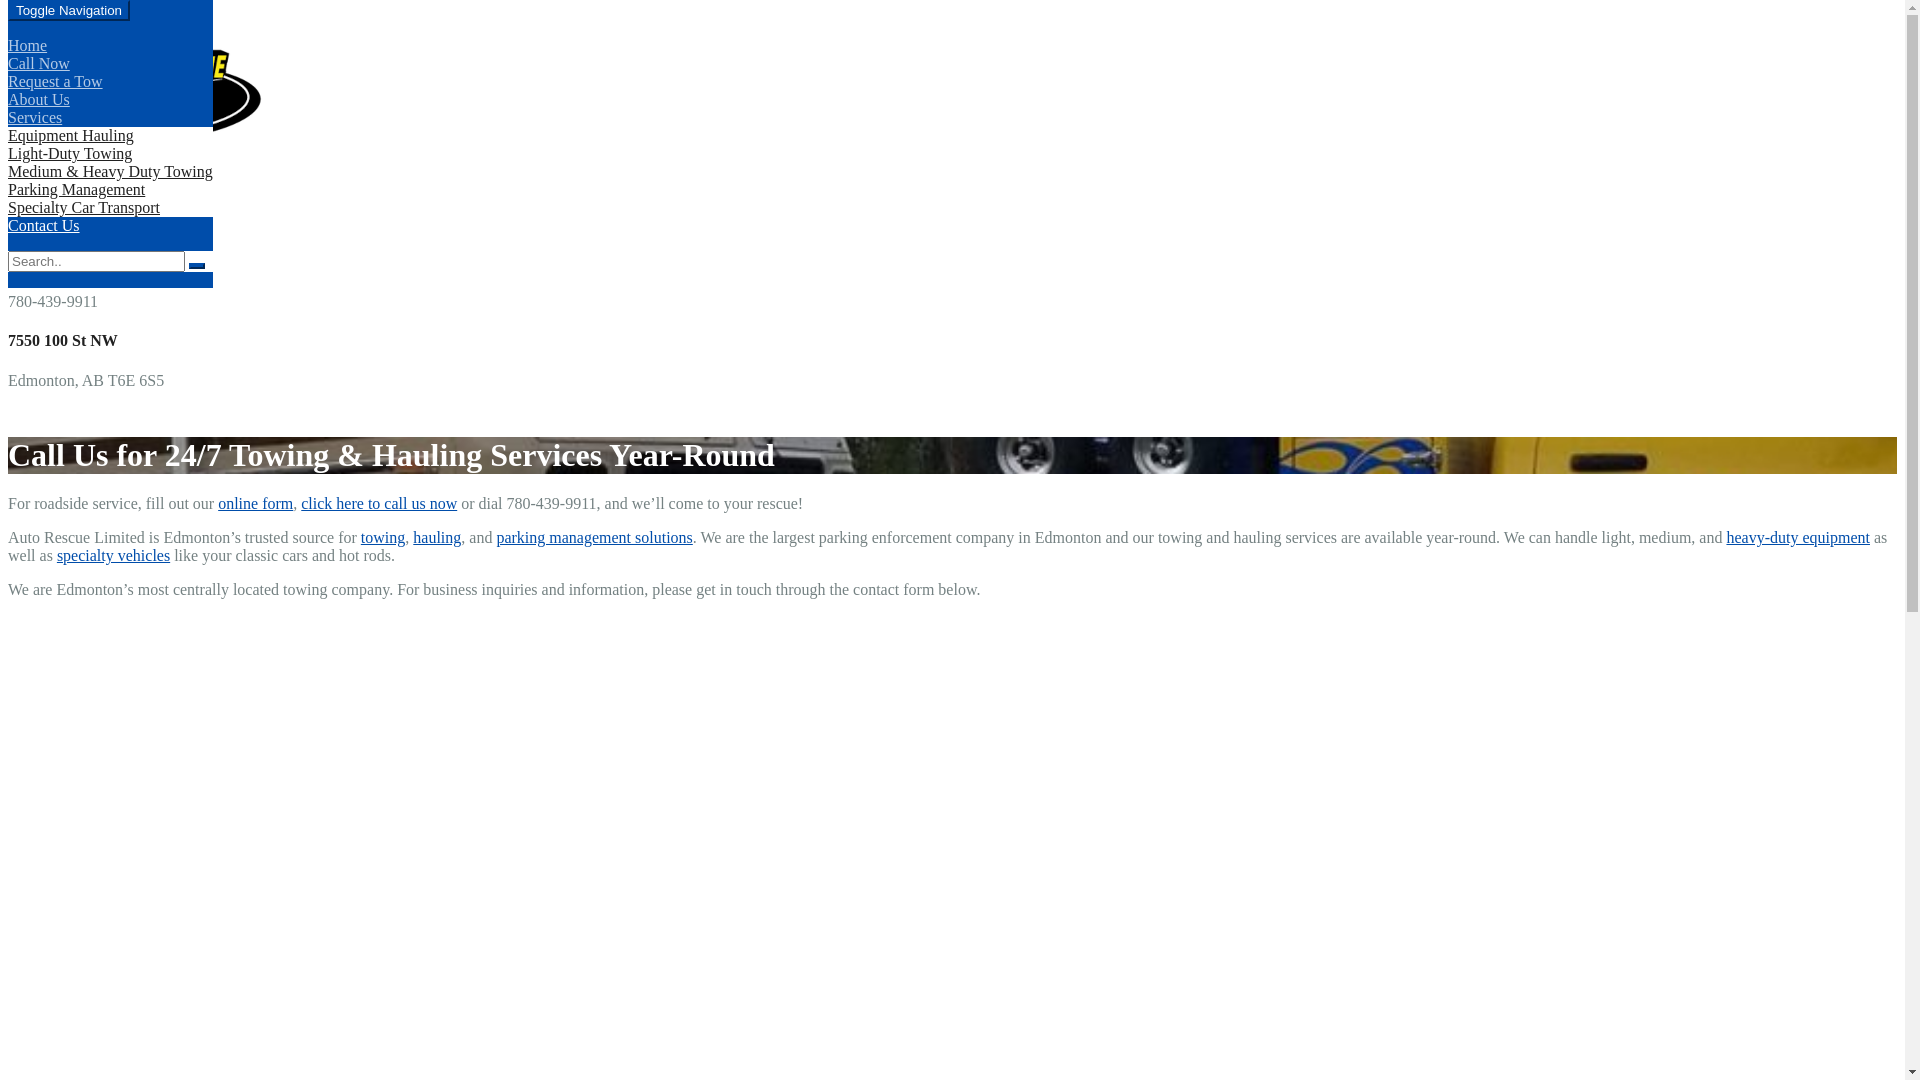 The width and height of the screenshot is (1920, 1080). I want to click on 'hauling', so click(435, 536).